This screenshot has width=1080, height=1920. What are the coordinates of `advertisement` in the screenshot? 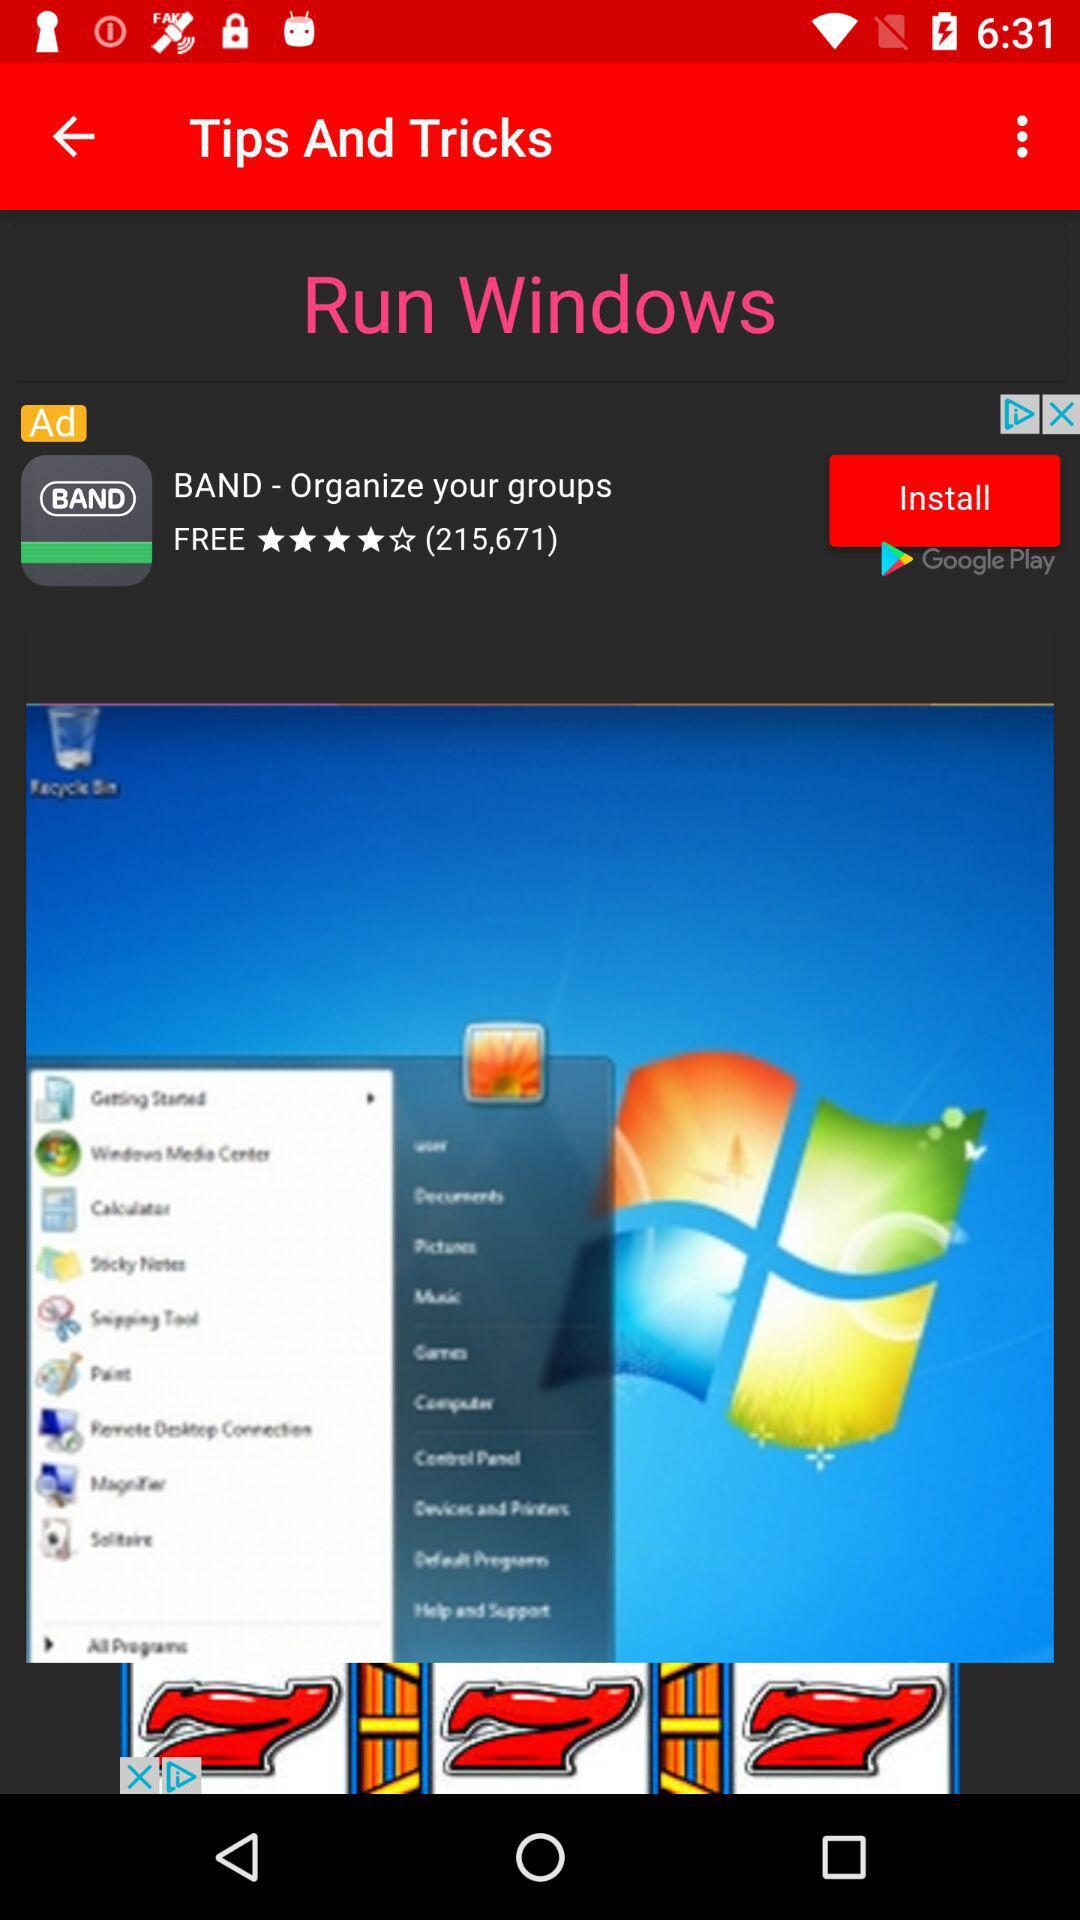 It's located at (540, 1727).